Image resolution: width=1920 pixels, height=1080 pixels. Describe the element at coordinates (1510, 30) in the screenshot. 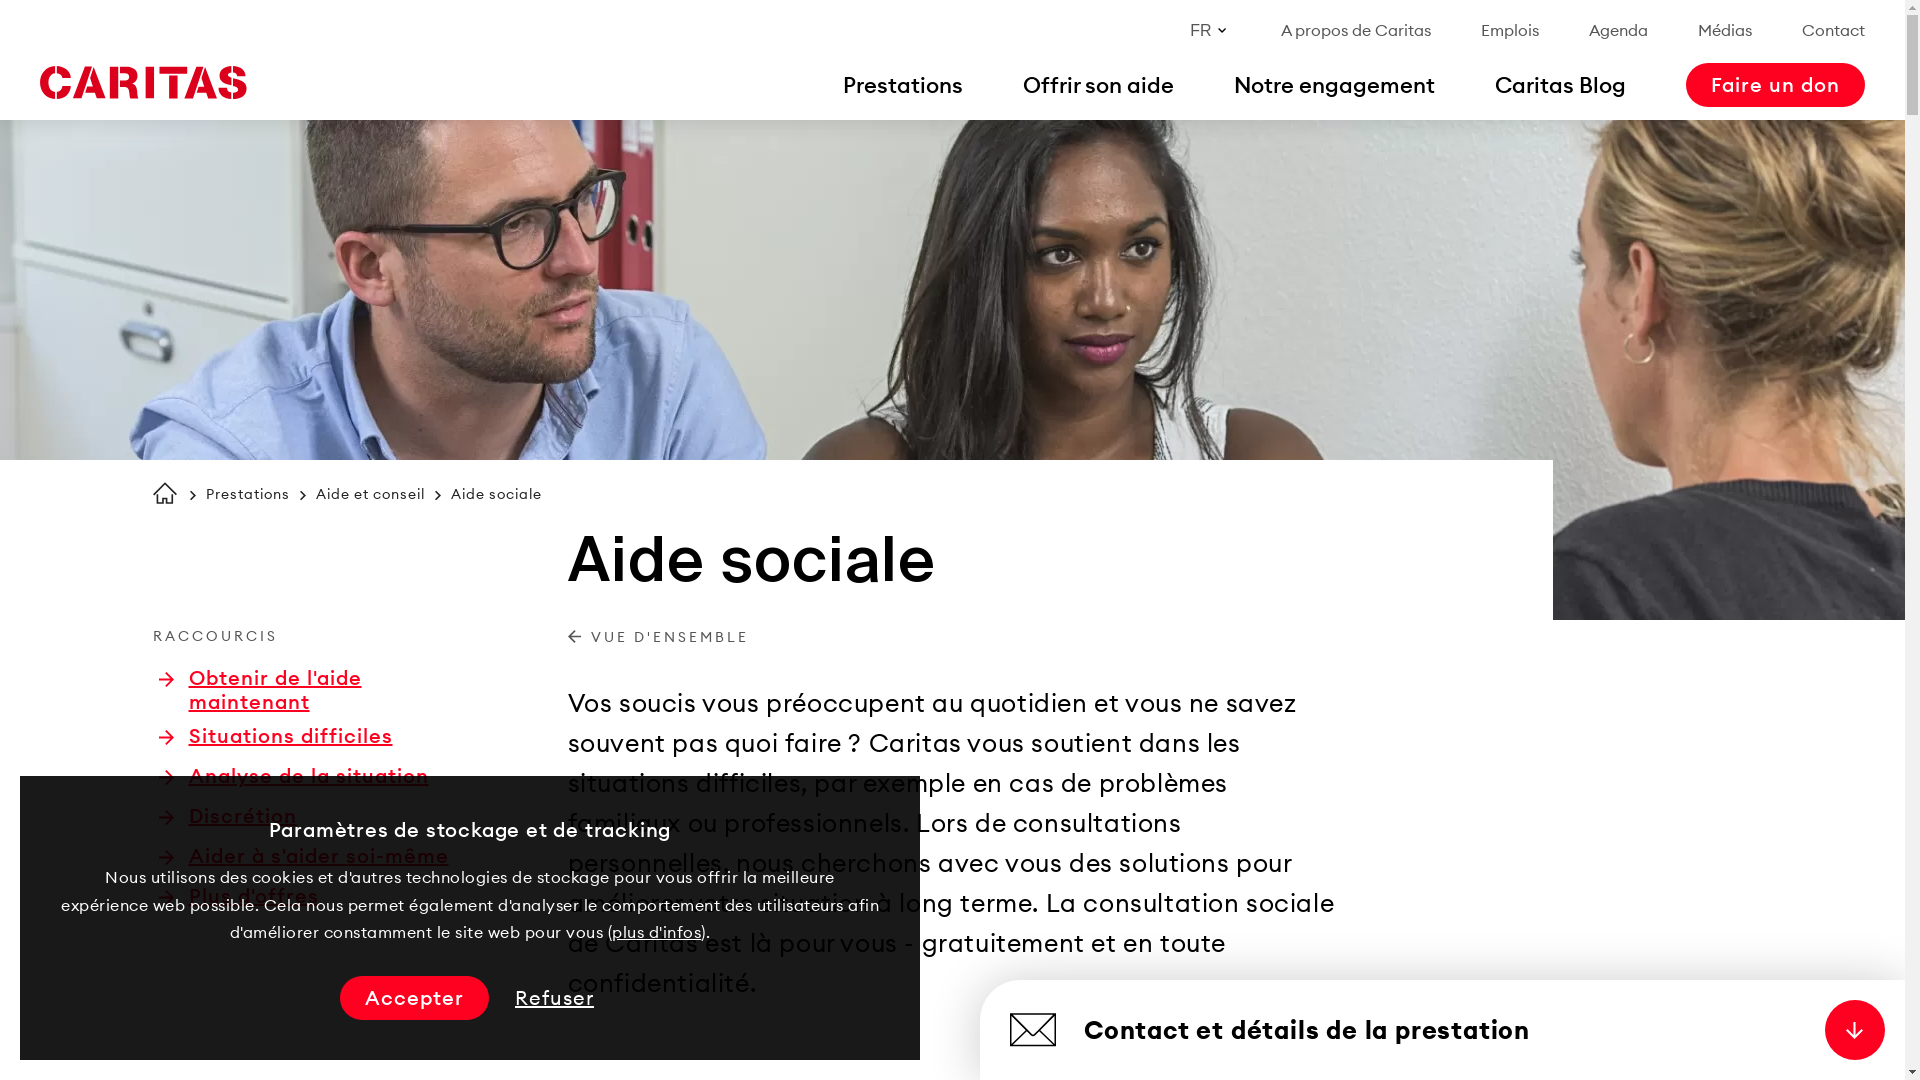

I see `'Emplois'` at that location.